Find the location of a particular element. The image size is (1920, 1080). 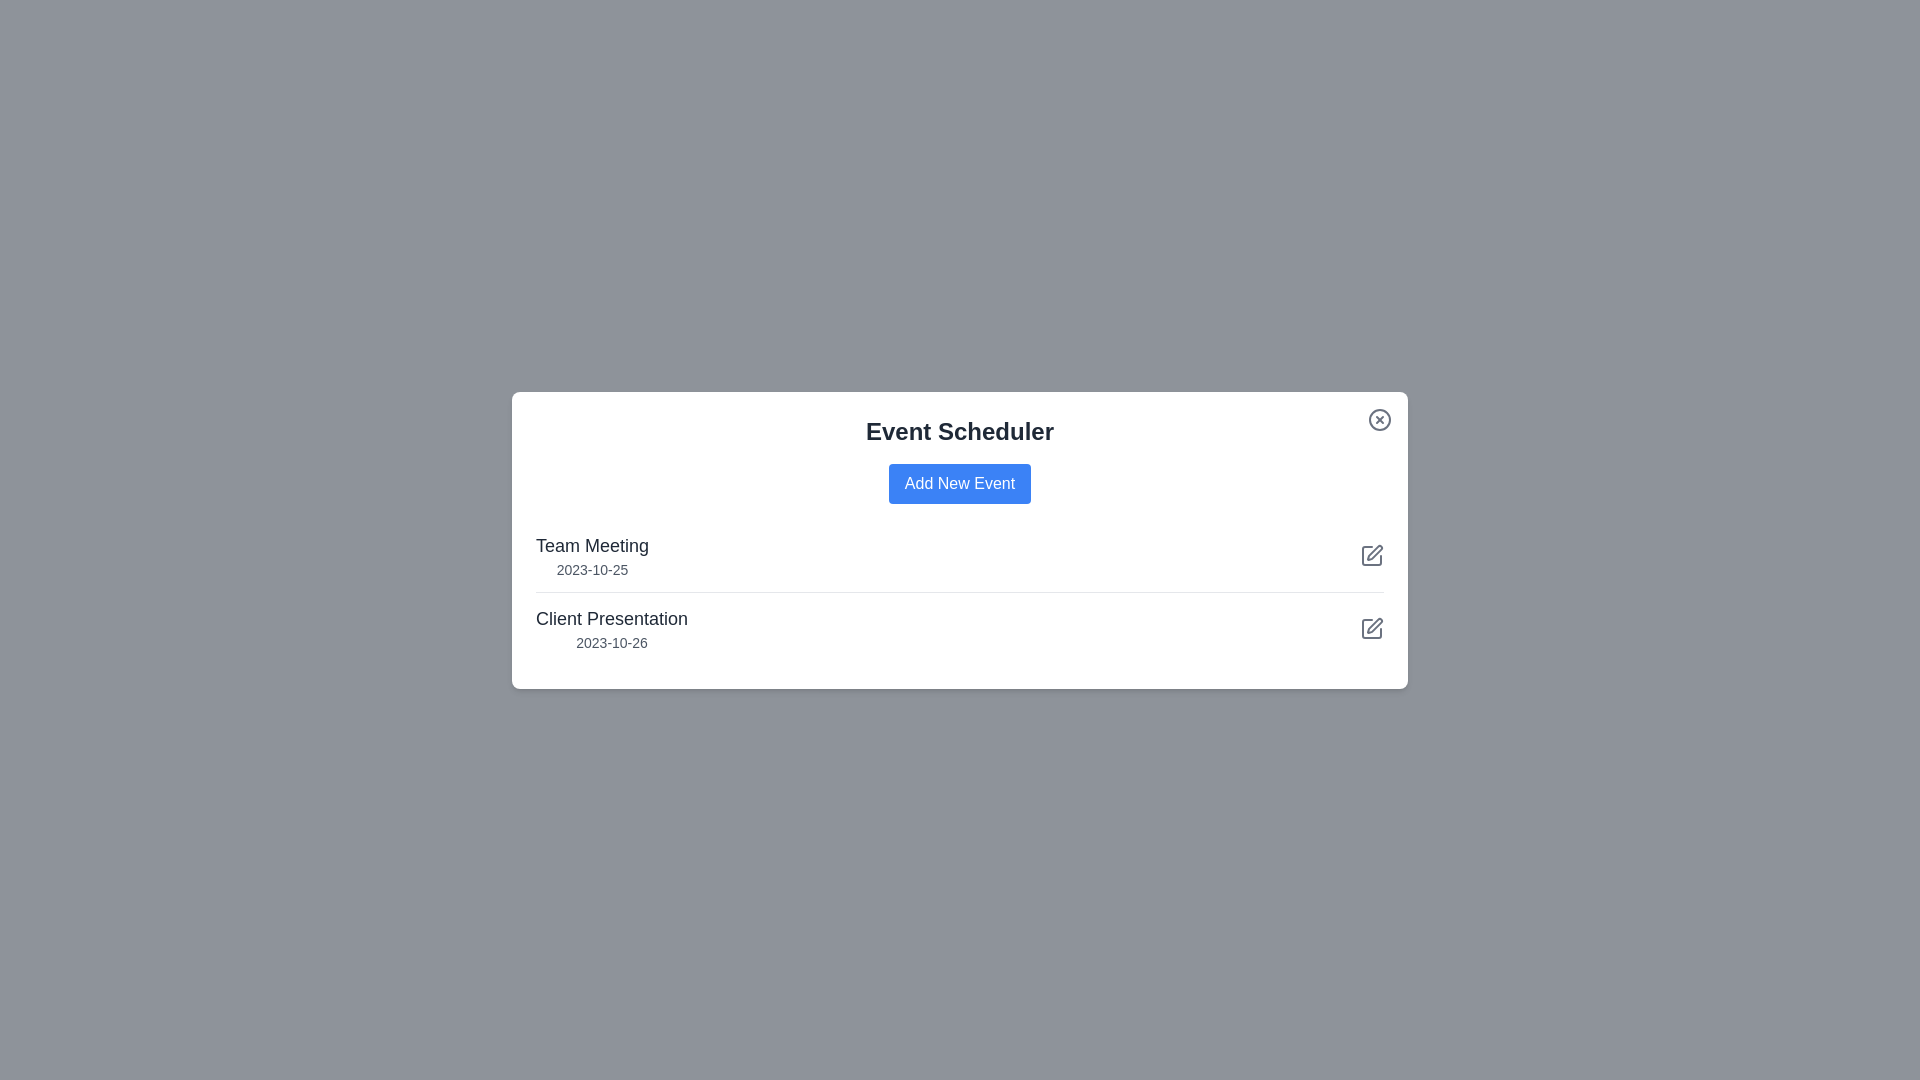

the static text label displaying the date '2023-10-25', which is styled in gray and positioned below the title 'Team Meeting' is located at coordinates (591, 569).